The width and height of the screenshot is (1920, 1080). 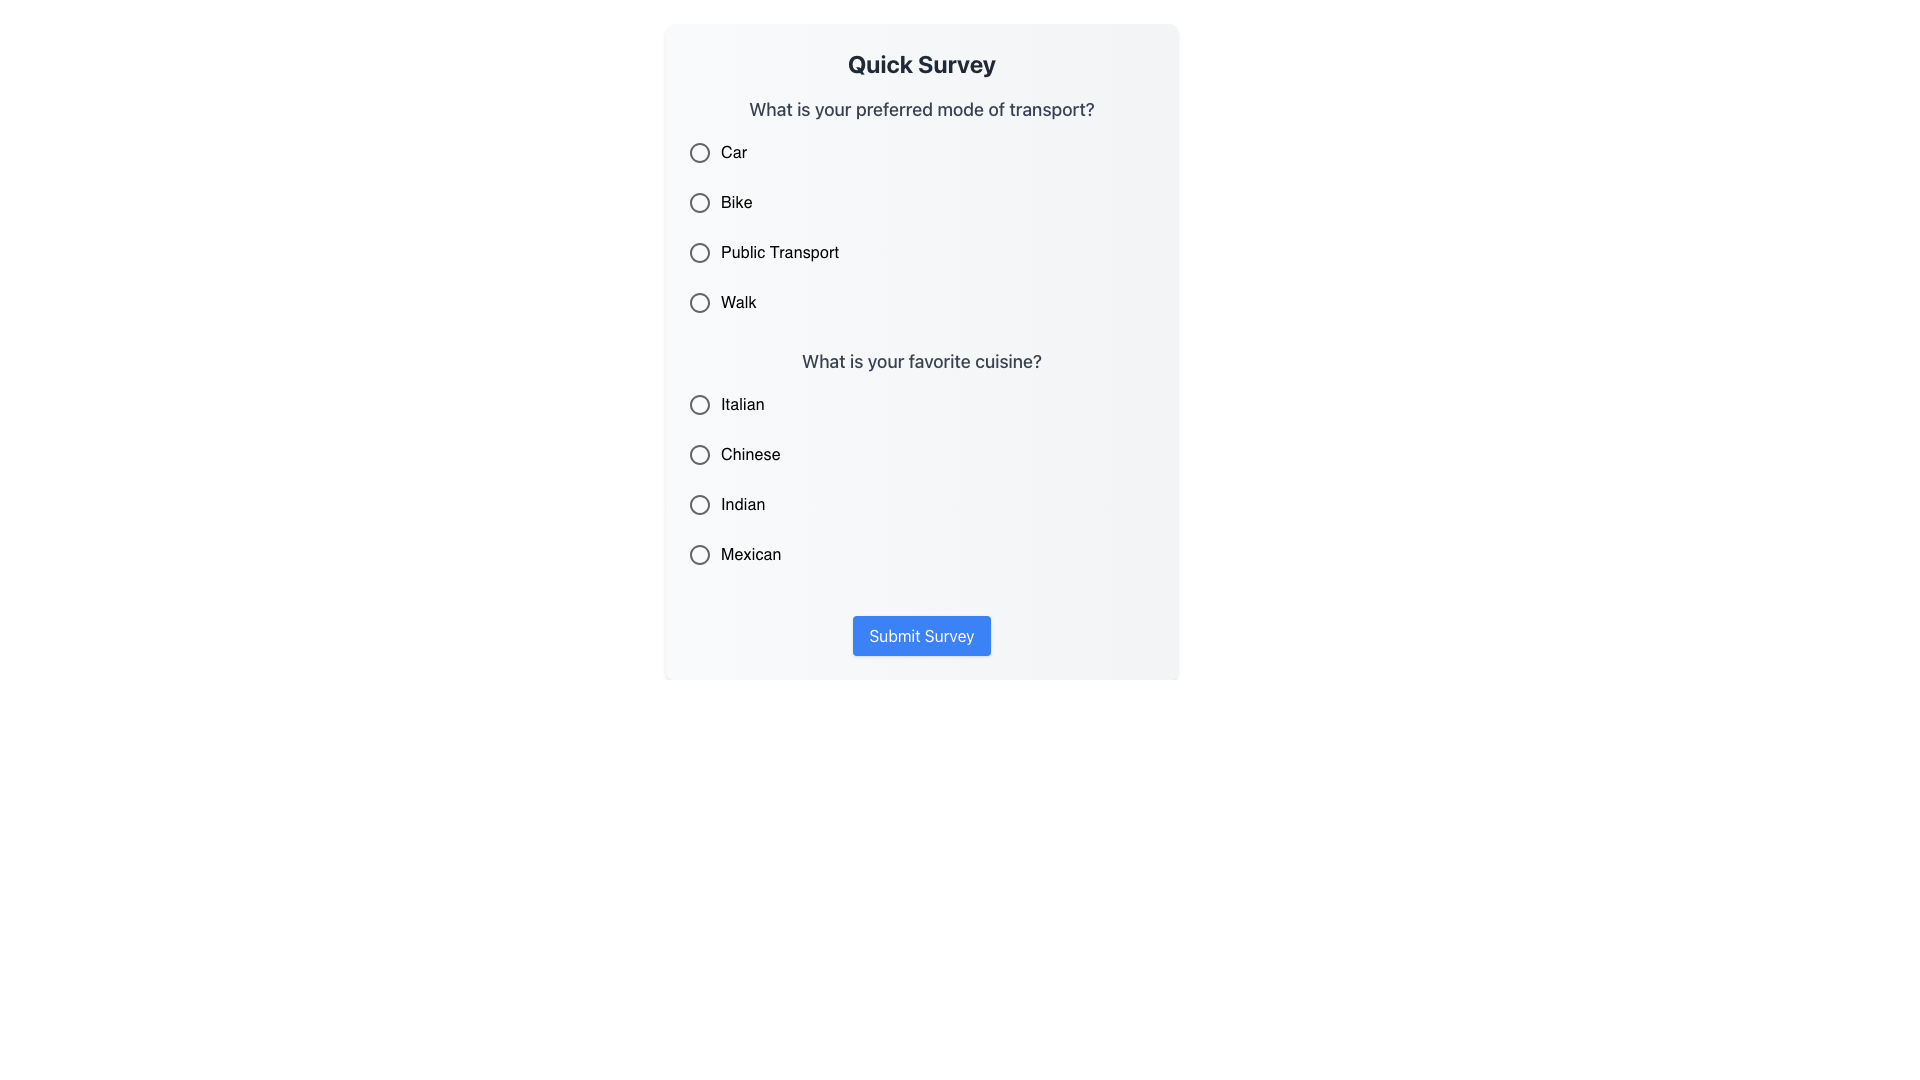 I want to click on the radio button labeled 'Mexican', so click(x=700, y=555).